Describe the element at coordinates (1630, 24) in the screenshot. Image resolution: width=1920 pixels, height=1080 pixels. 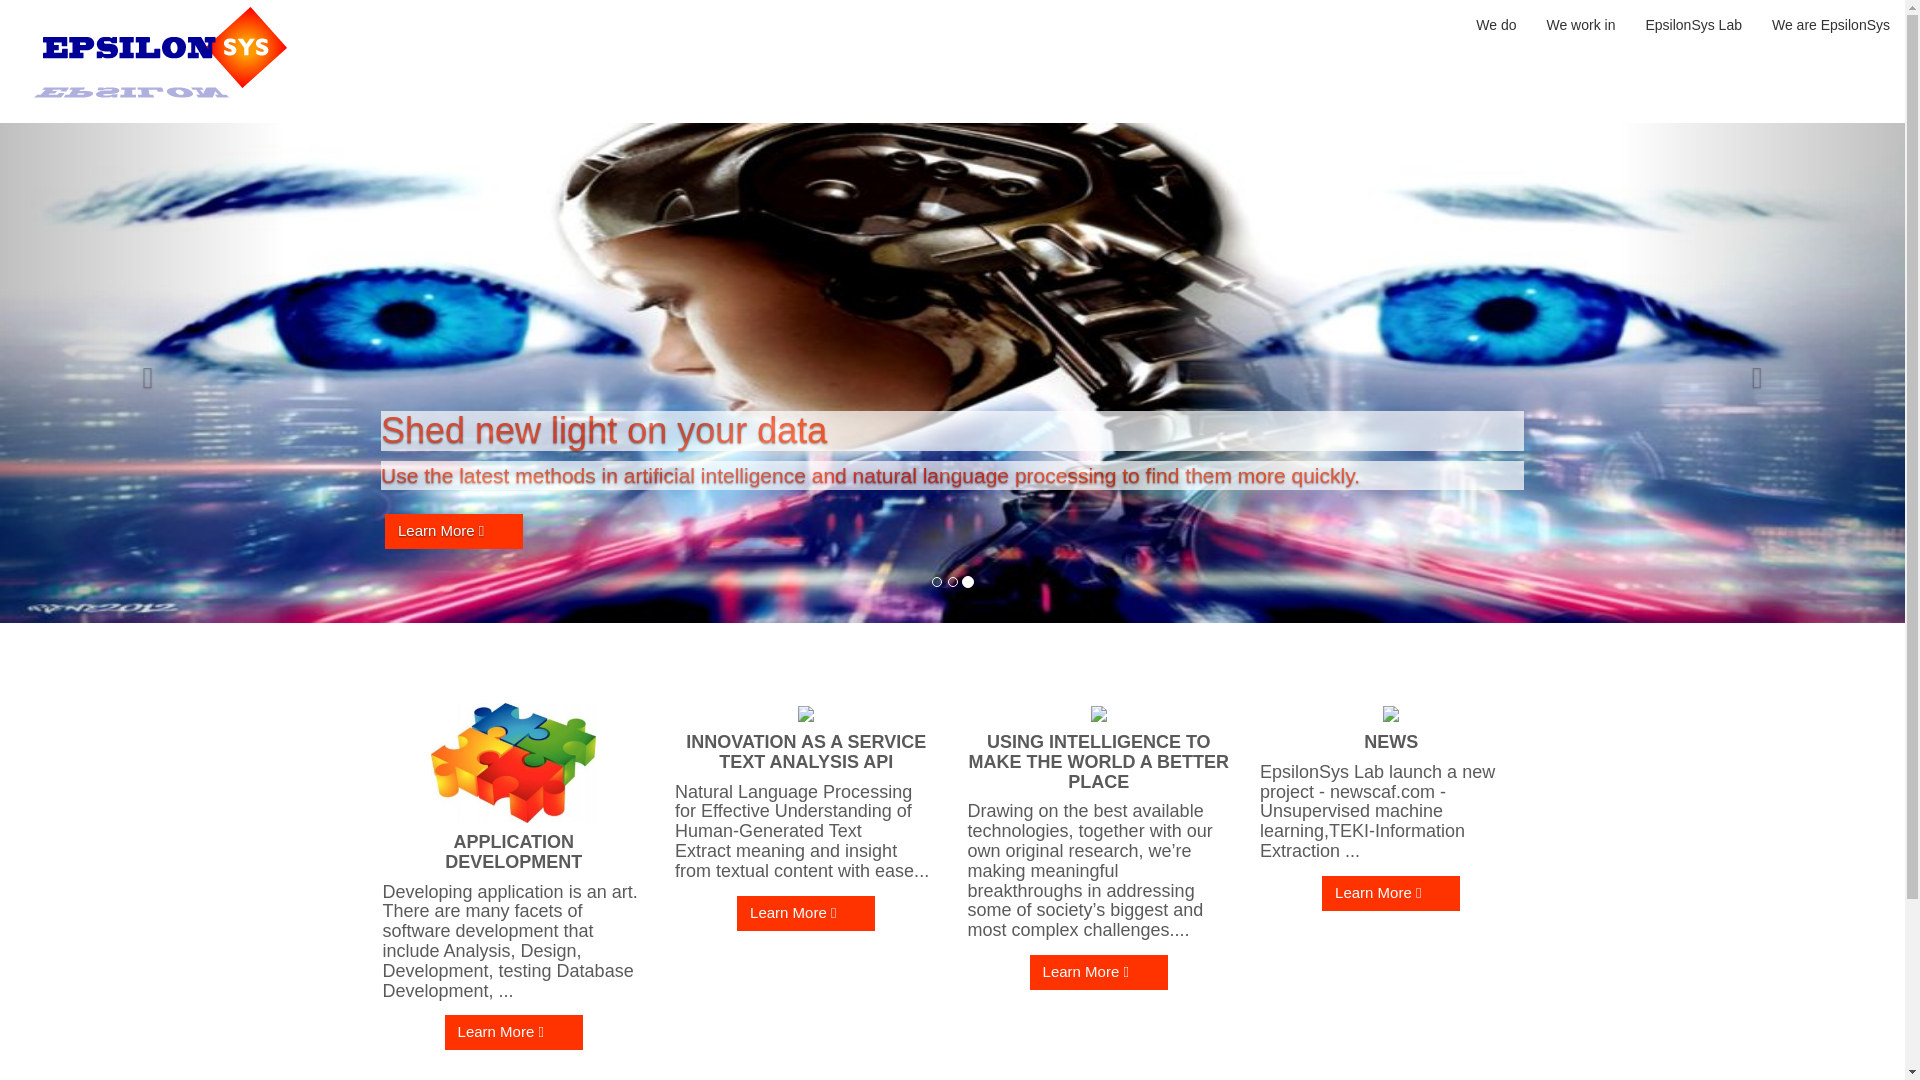
I see `'EpsilonSys Lab'` at that location.